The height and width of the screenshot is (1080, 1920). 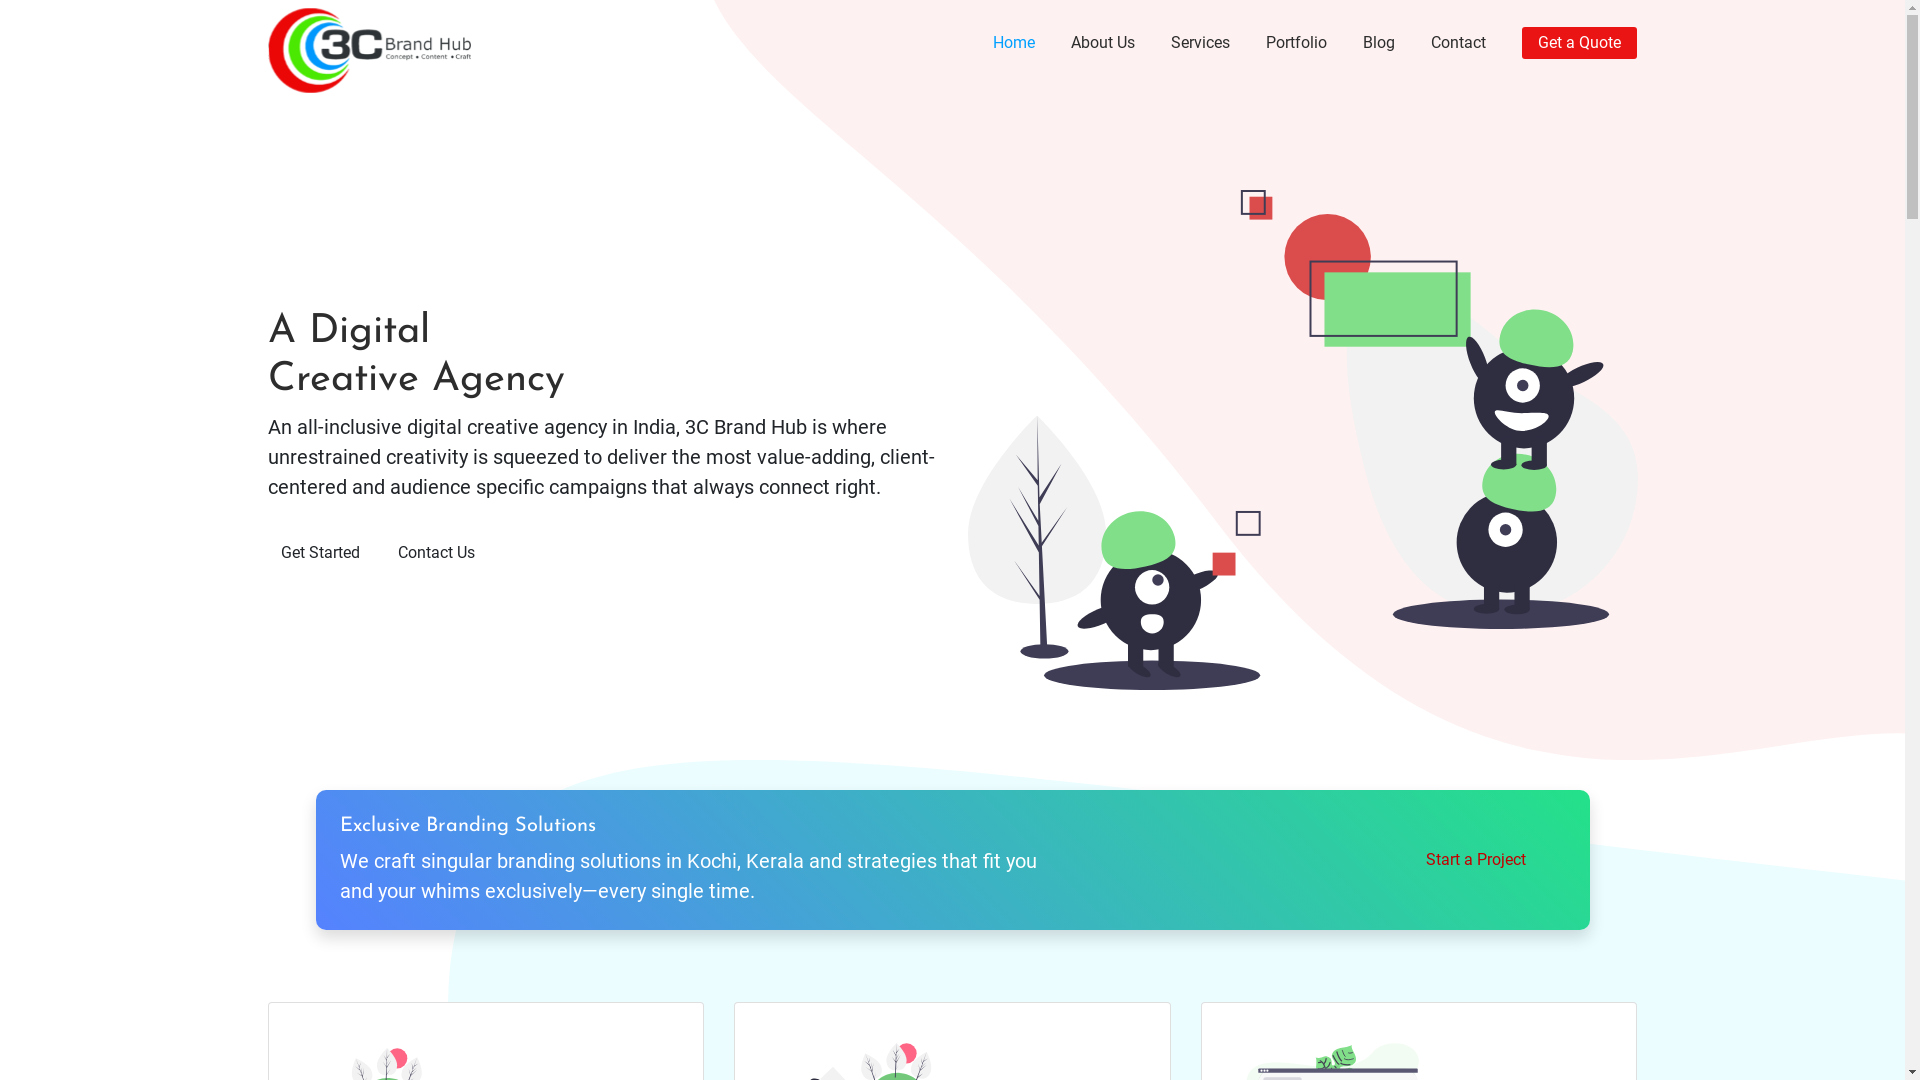 I want to click on 'Contact', so click(x=1458, y=42).